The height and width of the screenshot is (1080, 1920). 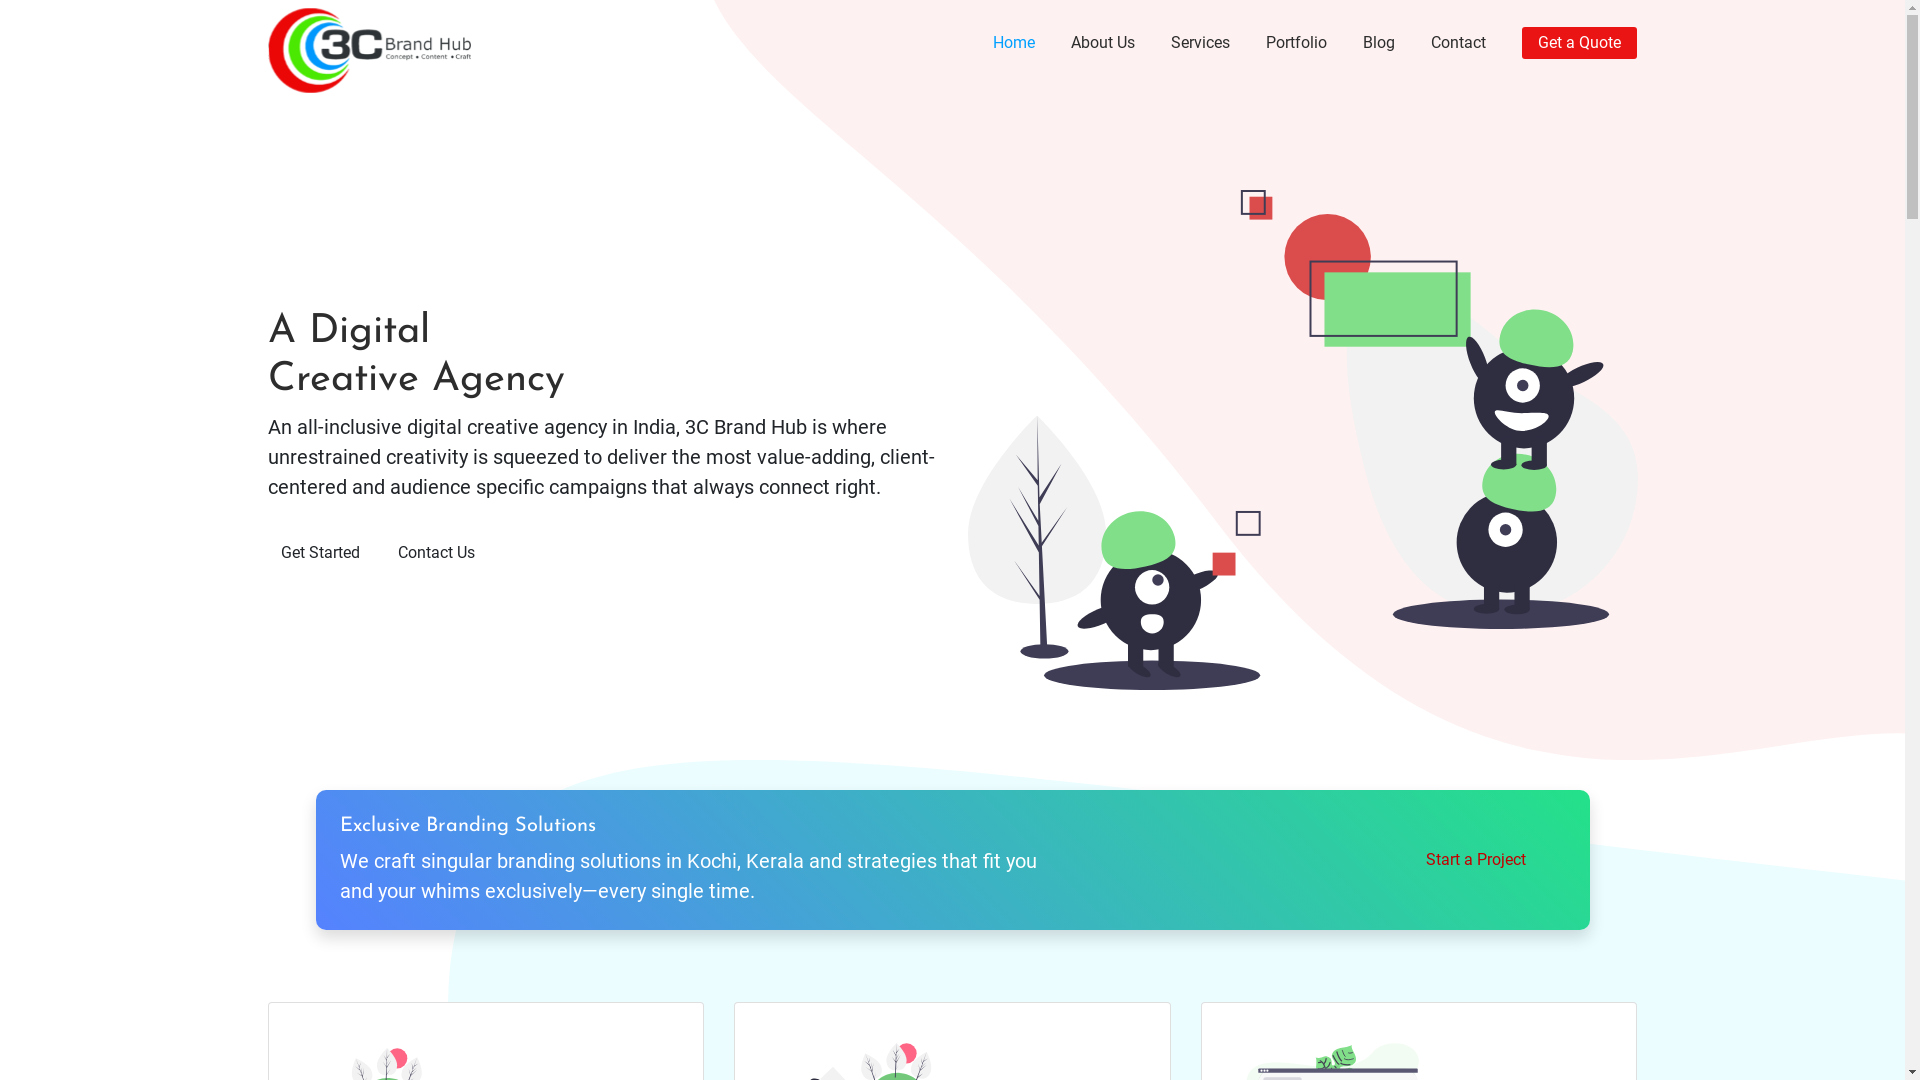 I want to click on 'Contact', so click(x=1458, y=42).